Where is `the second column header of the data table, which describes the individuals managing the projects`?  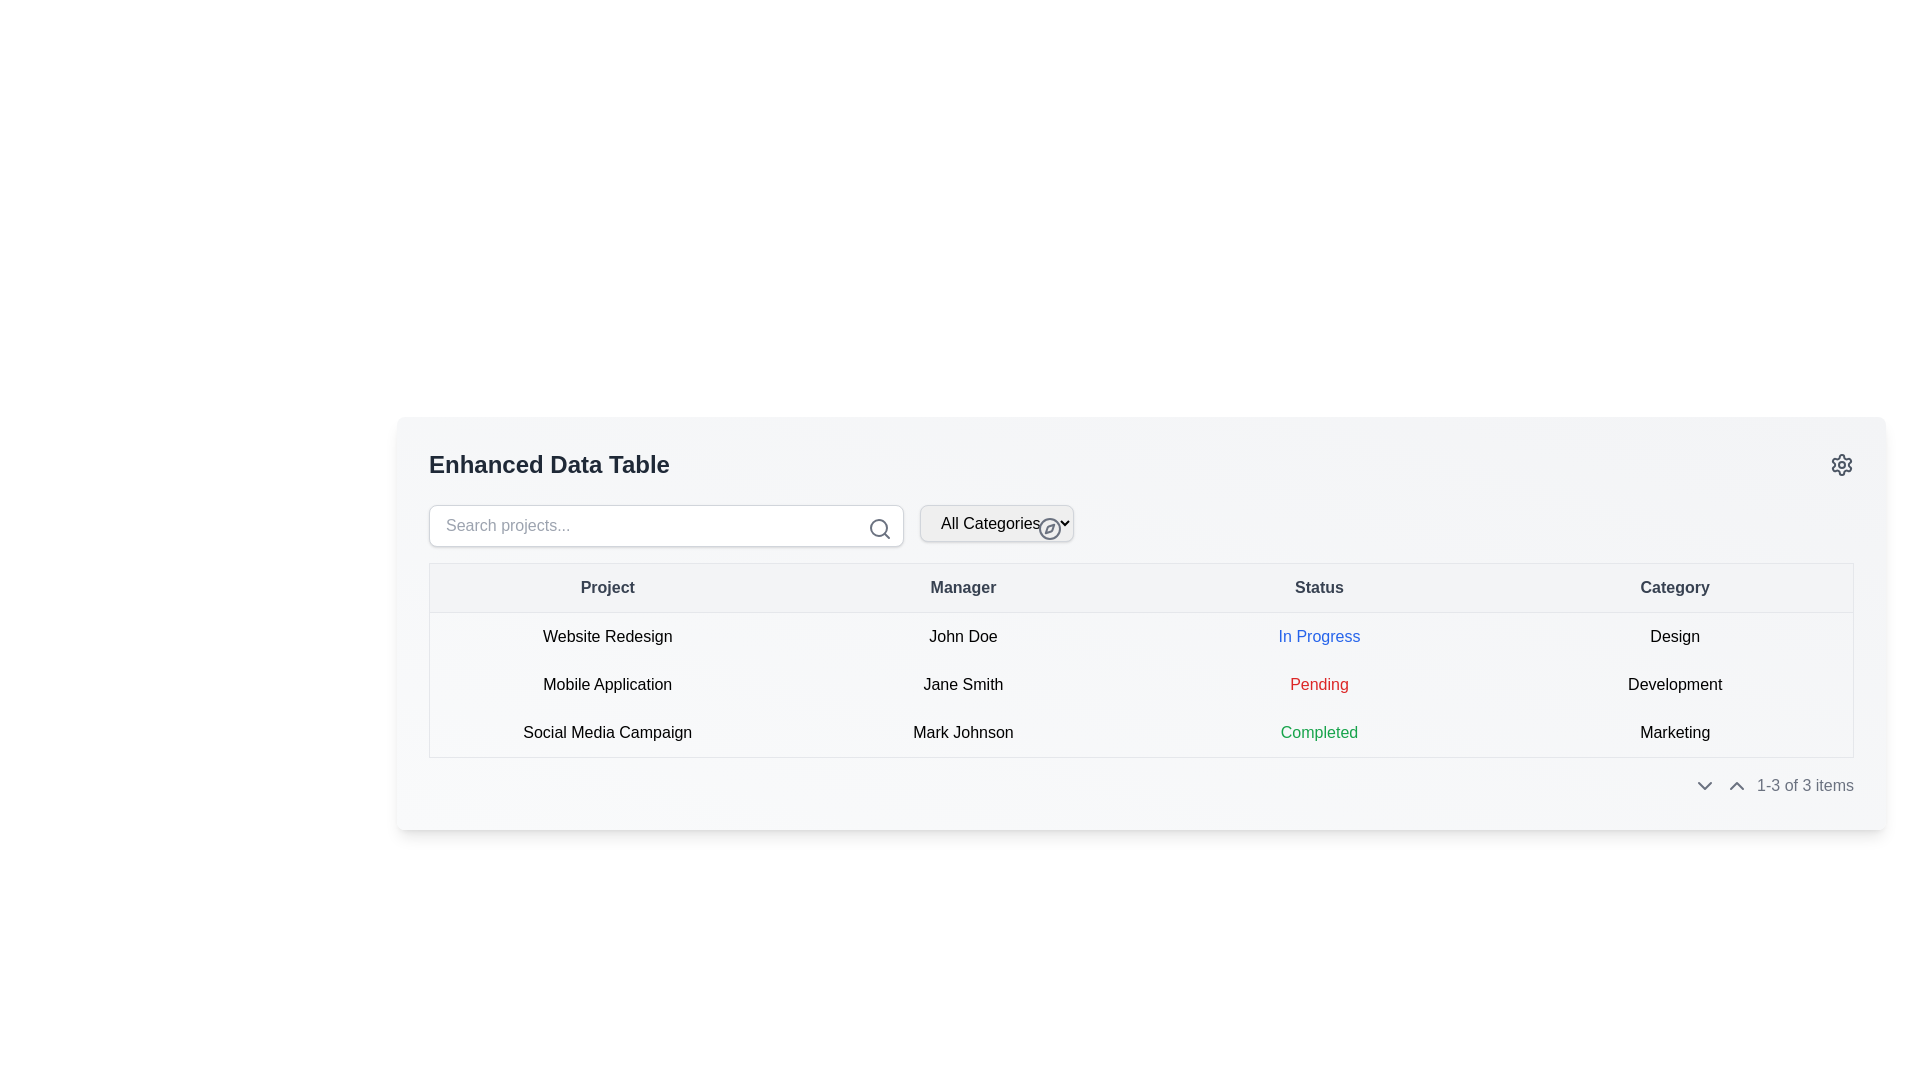
the second column header of the data table, which describes the individuals managing the projects is located at coordinates (963, 586).